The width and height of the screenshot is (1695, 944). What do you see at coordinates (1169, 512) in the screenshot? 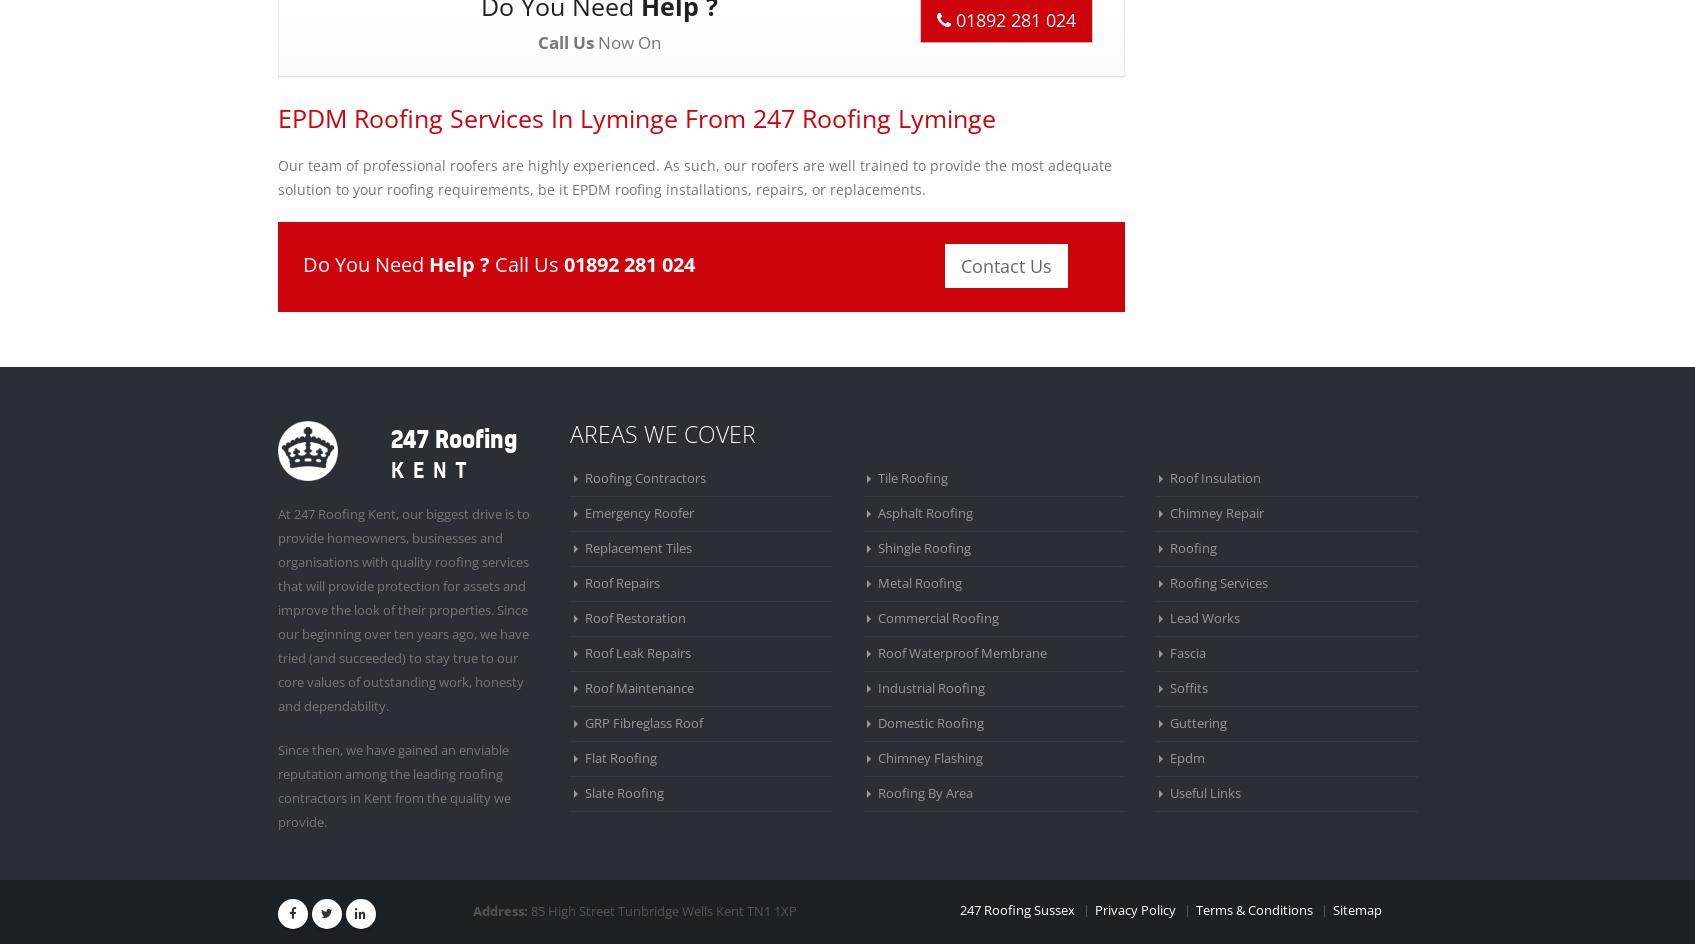
I see `'Chimney Repair'` at bounding box center [1169, 512].